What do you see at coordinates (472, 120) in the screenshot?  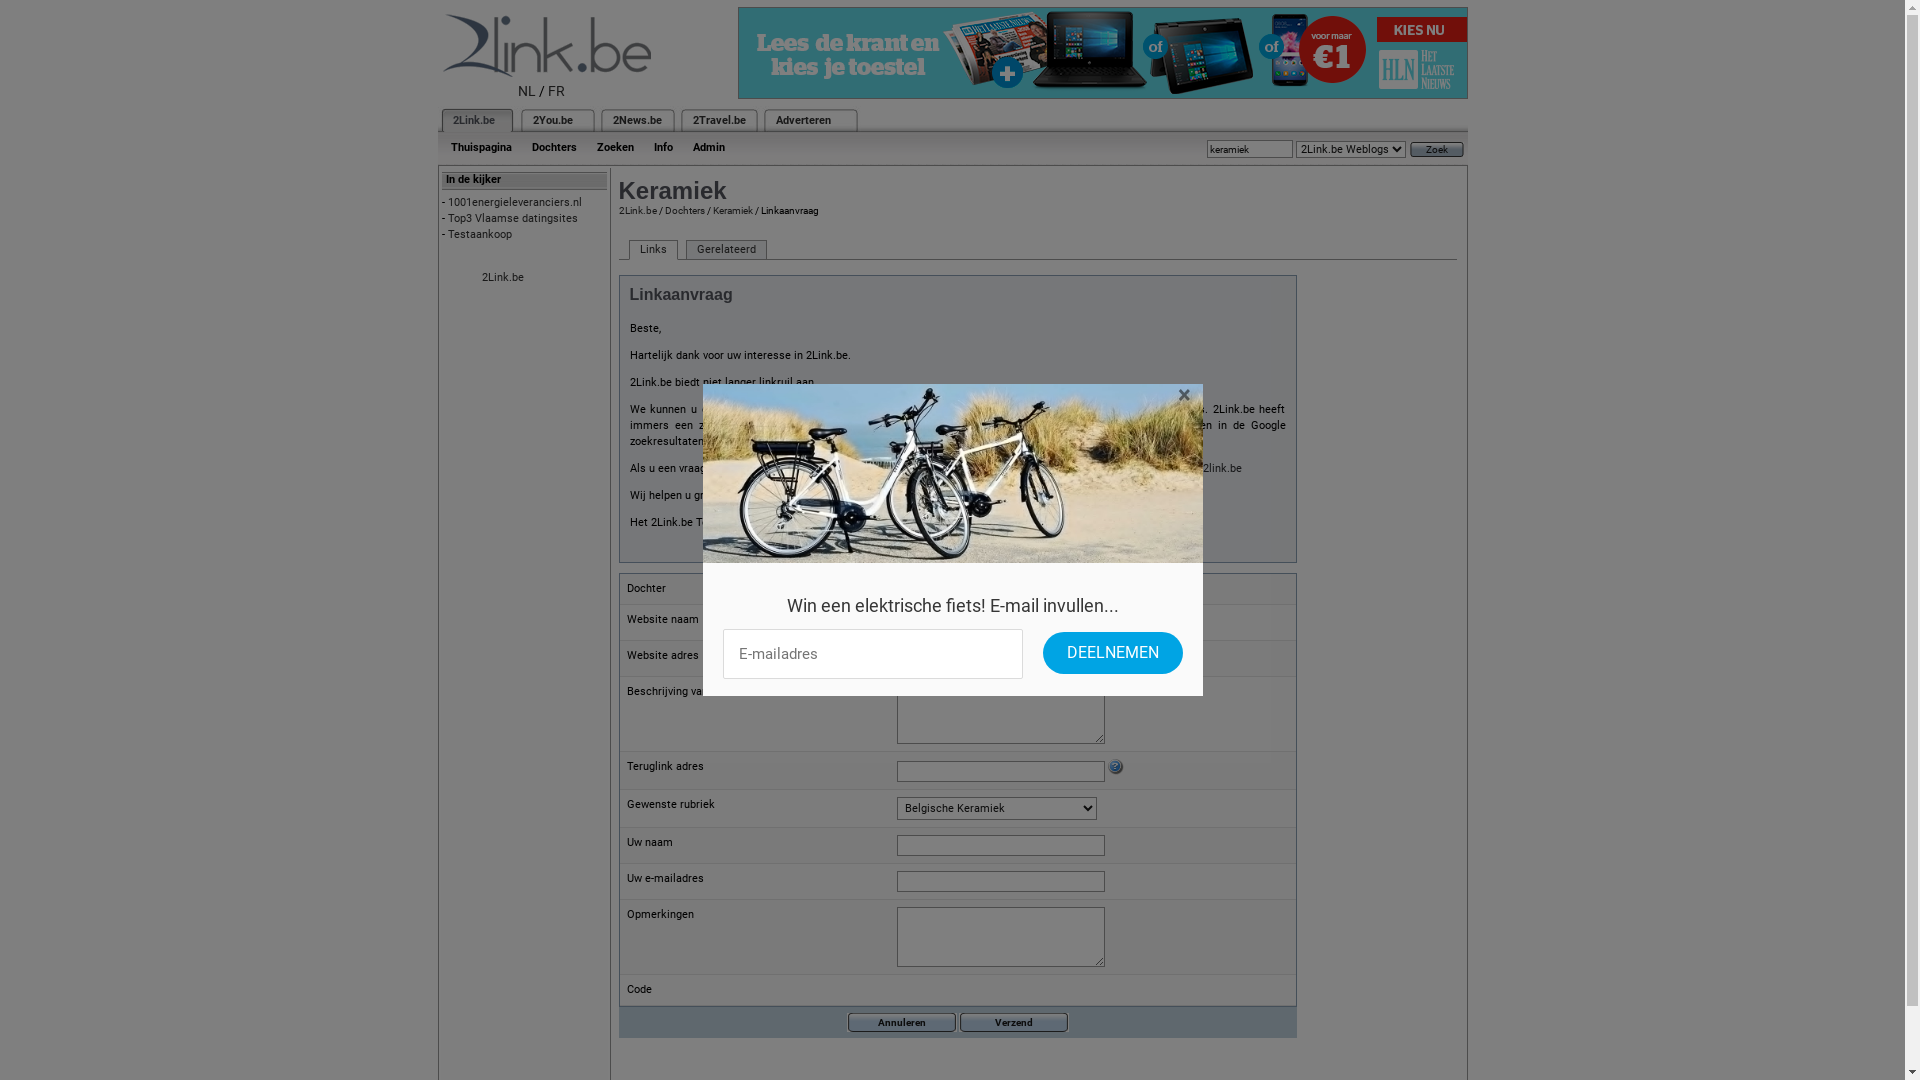 I see `'2Link.be'` at bounding box center [472, 120].